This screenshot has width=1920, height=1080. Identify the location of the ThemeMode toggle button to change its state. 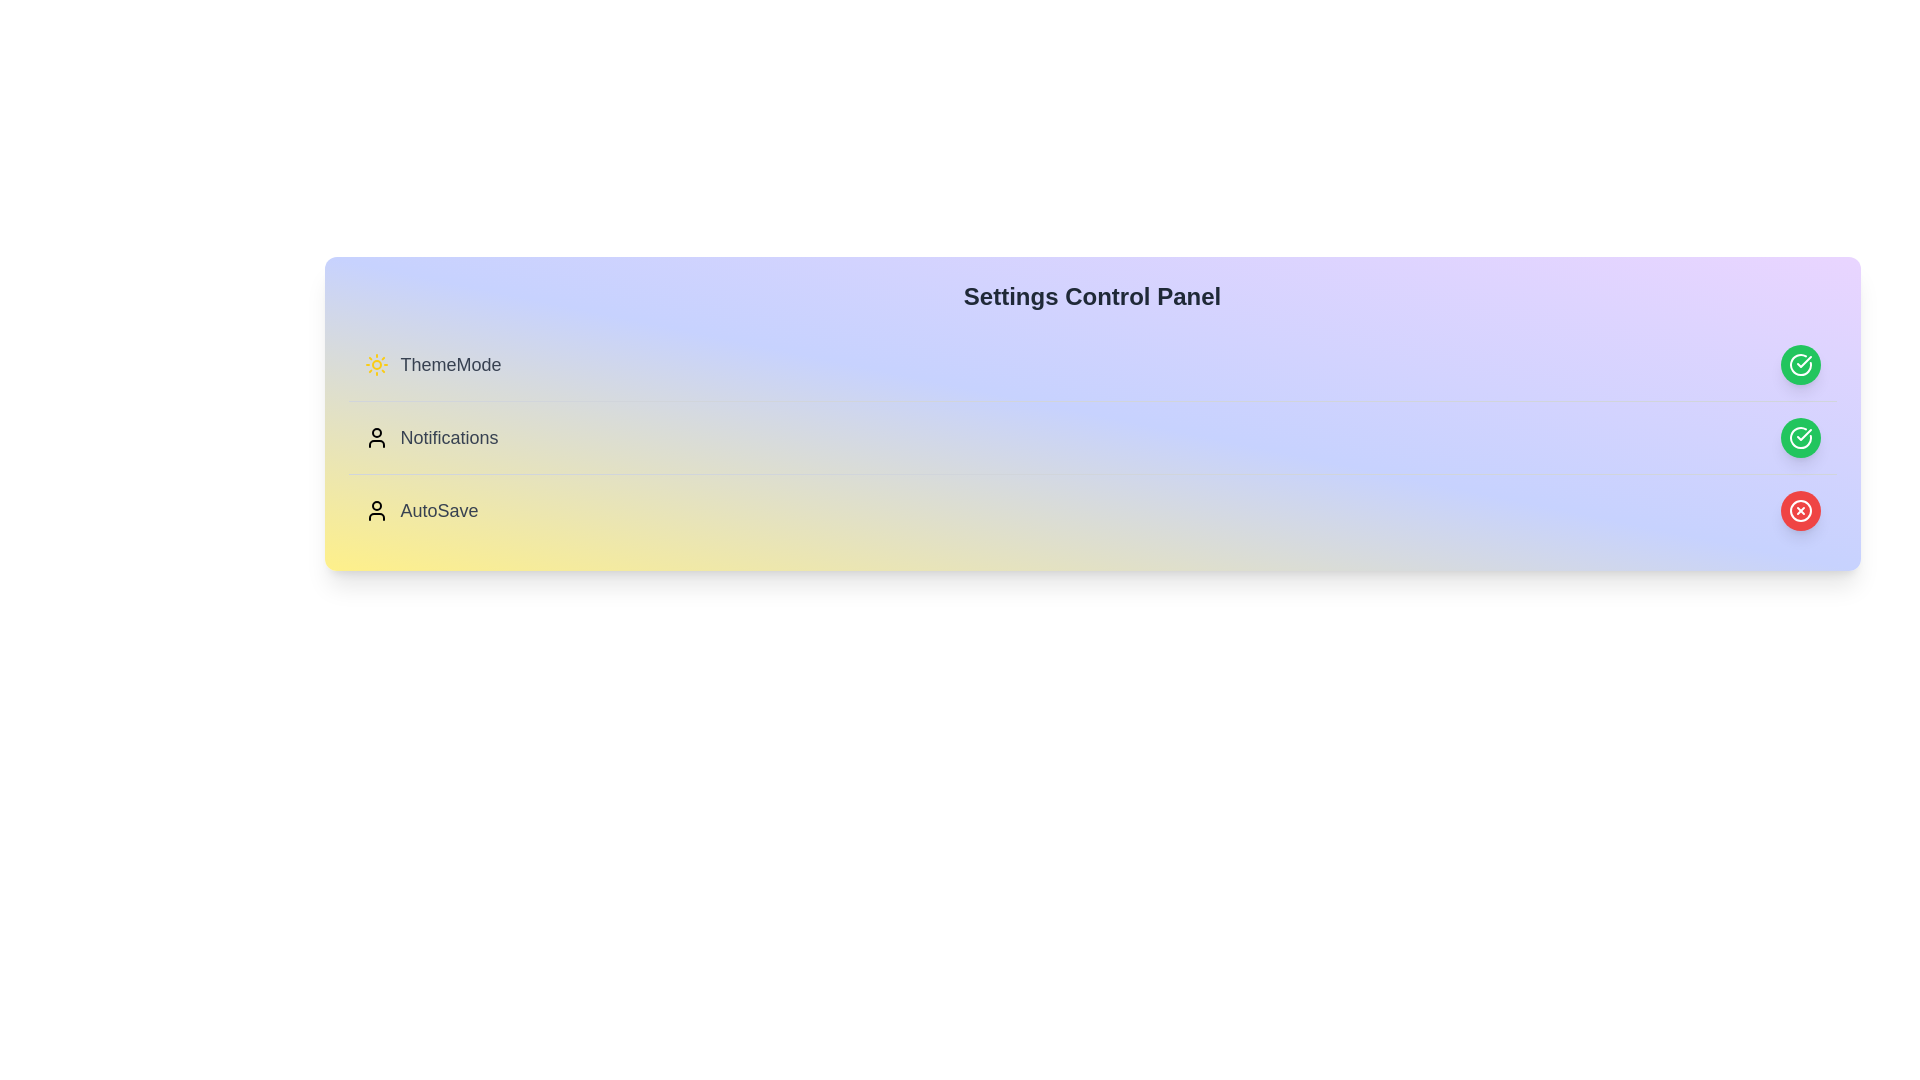
(1800, 365).